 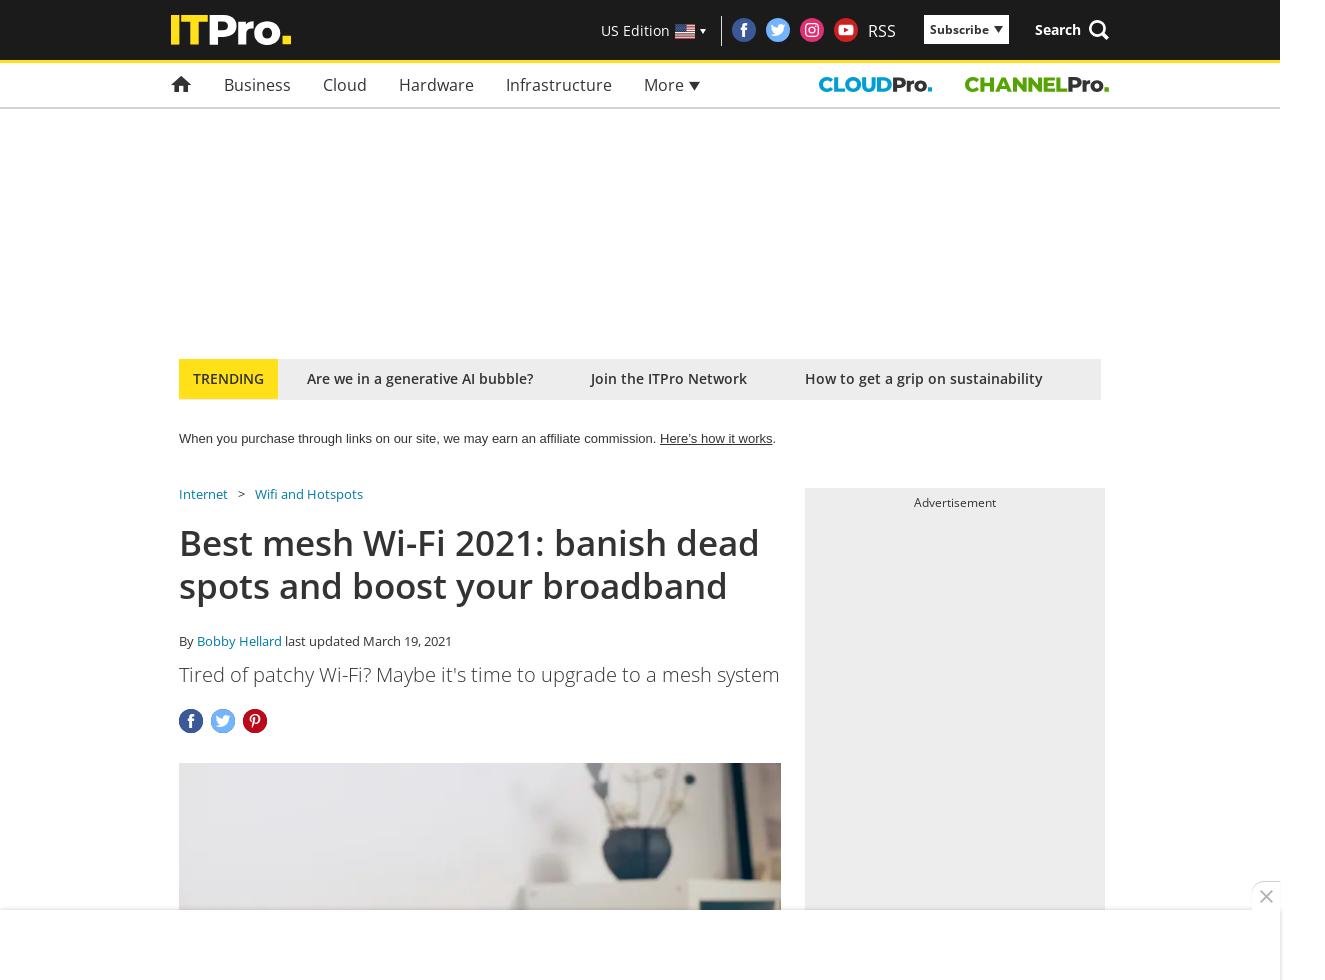 What do you see at coordinates (468, 563) in the screenshot?
I see `'Best mesh Wi-Fi 2021: banish dead spots and boost your broadband'` at bounding box center [468, 563].